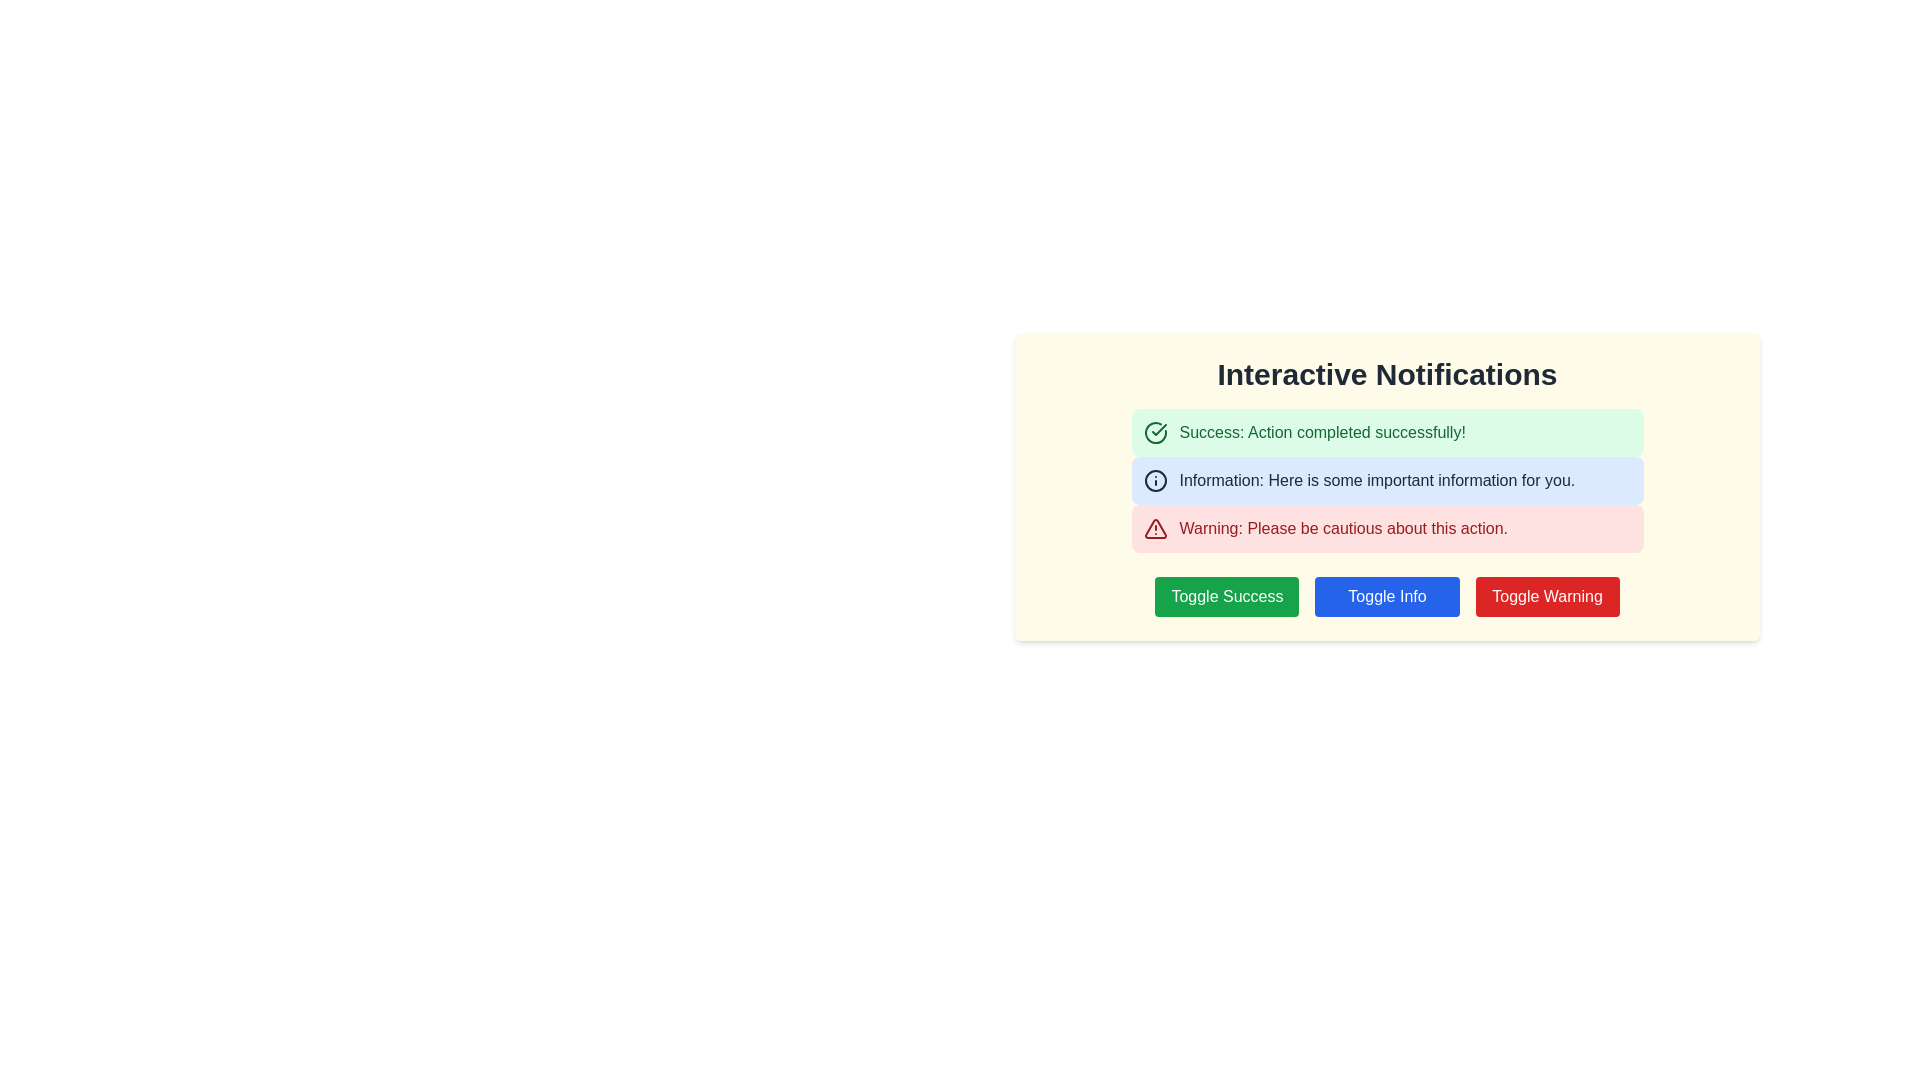 The height and width of the screenshot is (1080, 1920). What do you see at coordinates (1155, 481) in the screenshot?
I see `the SVG Circle element that represents the information icon, which is a minimalistic circular shape with a radius of 10 pixels, located to the left of the 'Information: Here is some important information for you.' text` at bounding box center [1155, 481].